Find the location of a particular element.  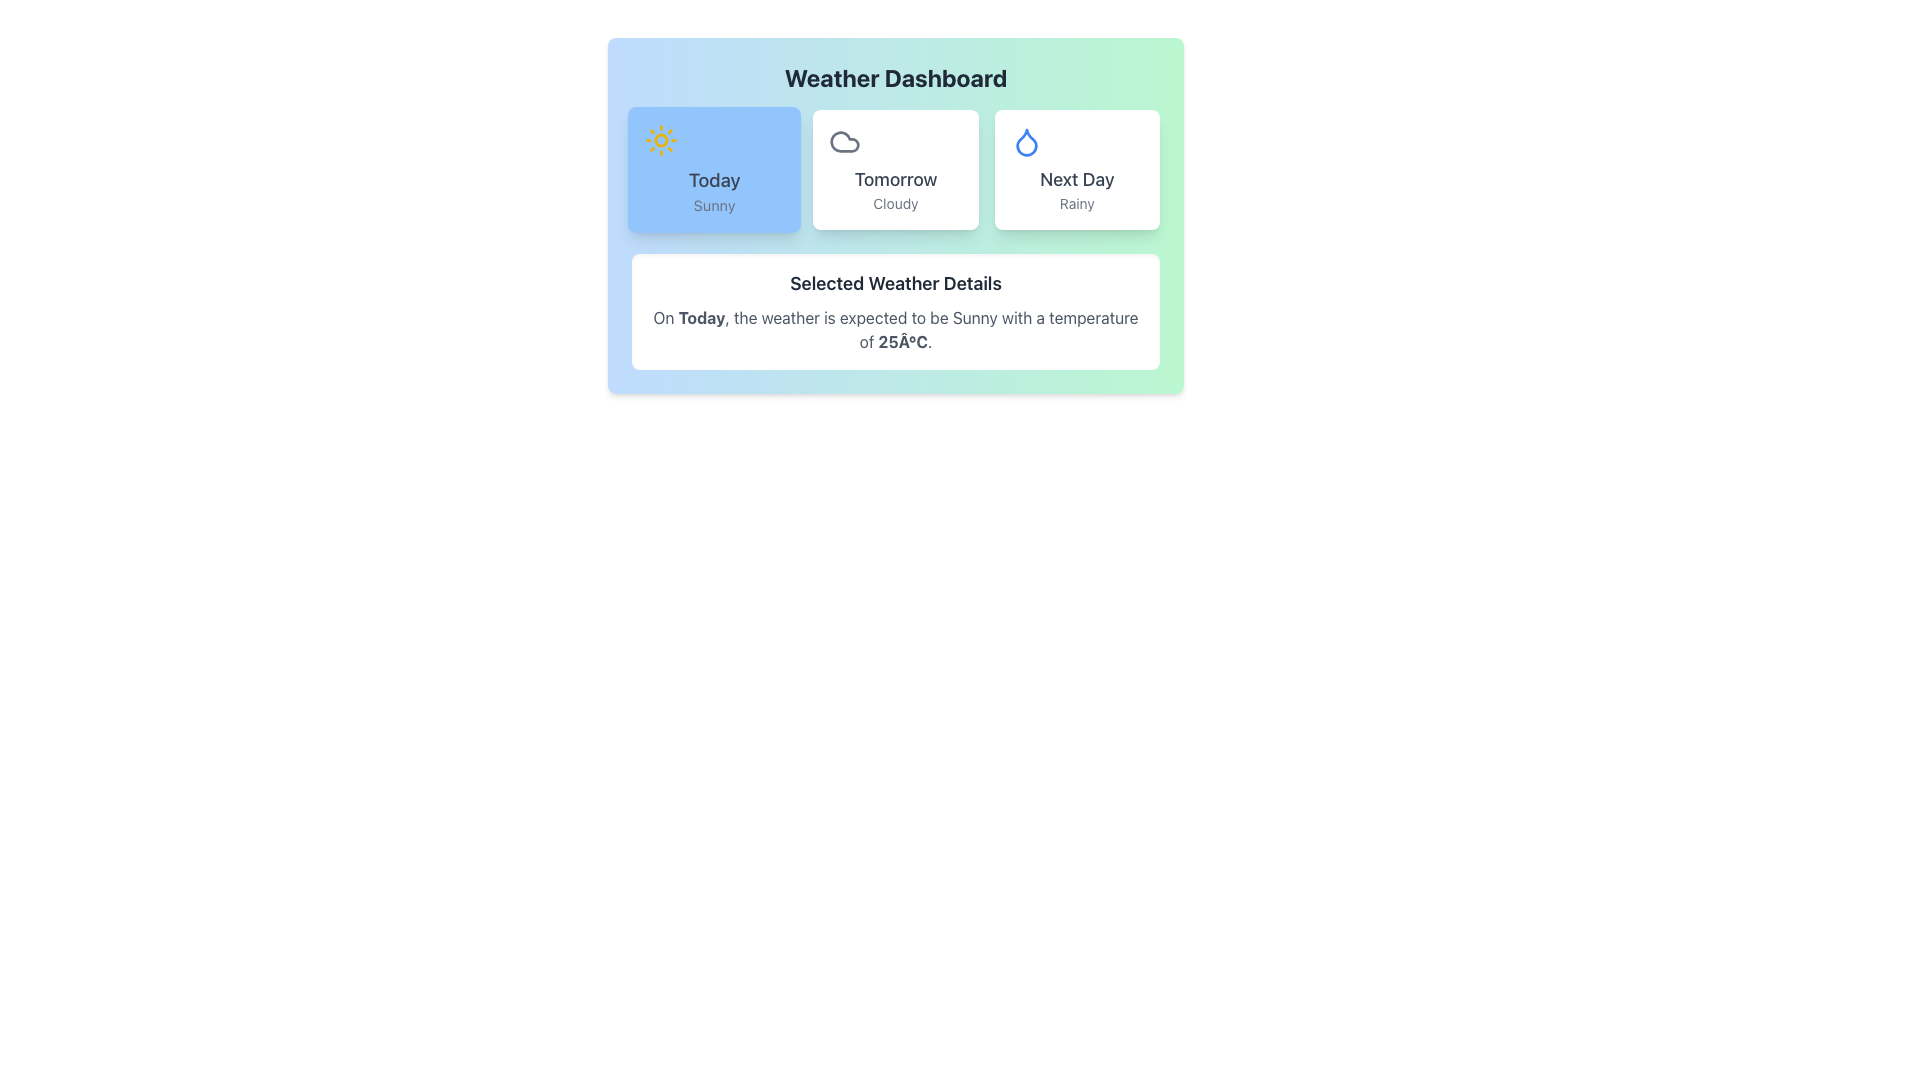

text displayed in the Text Label indicating the predicted weather condition ('Rainy') for the next day, located in the rightmost card under the 'Weather Dashboard' is located at coordinates (1076, 204).